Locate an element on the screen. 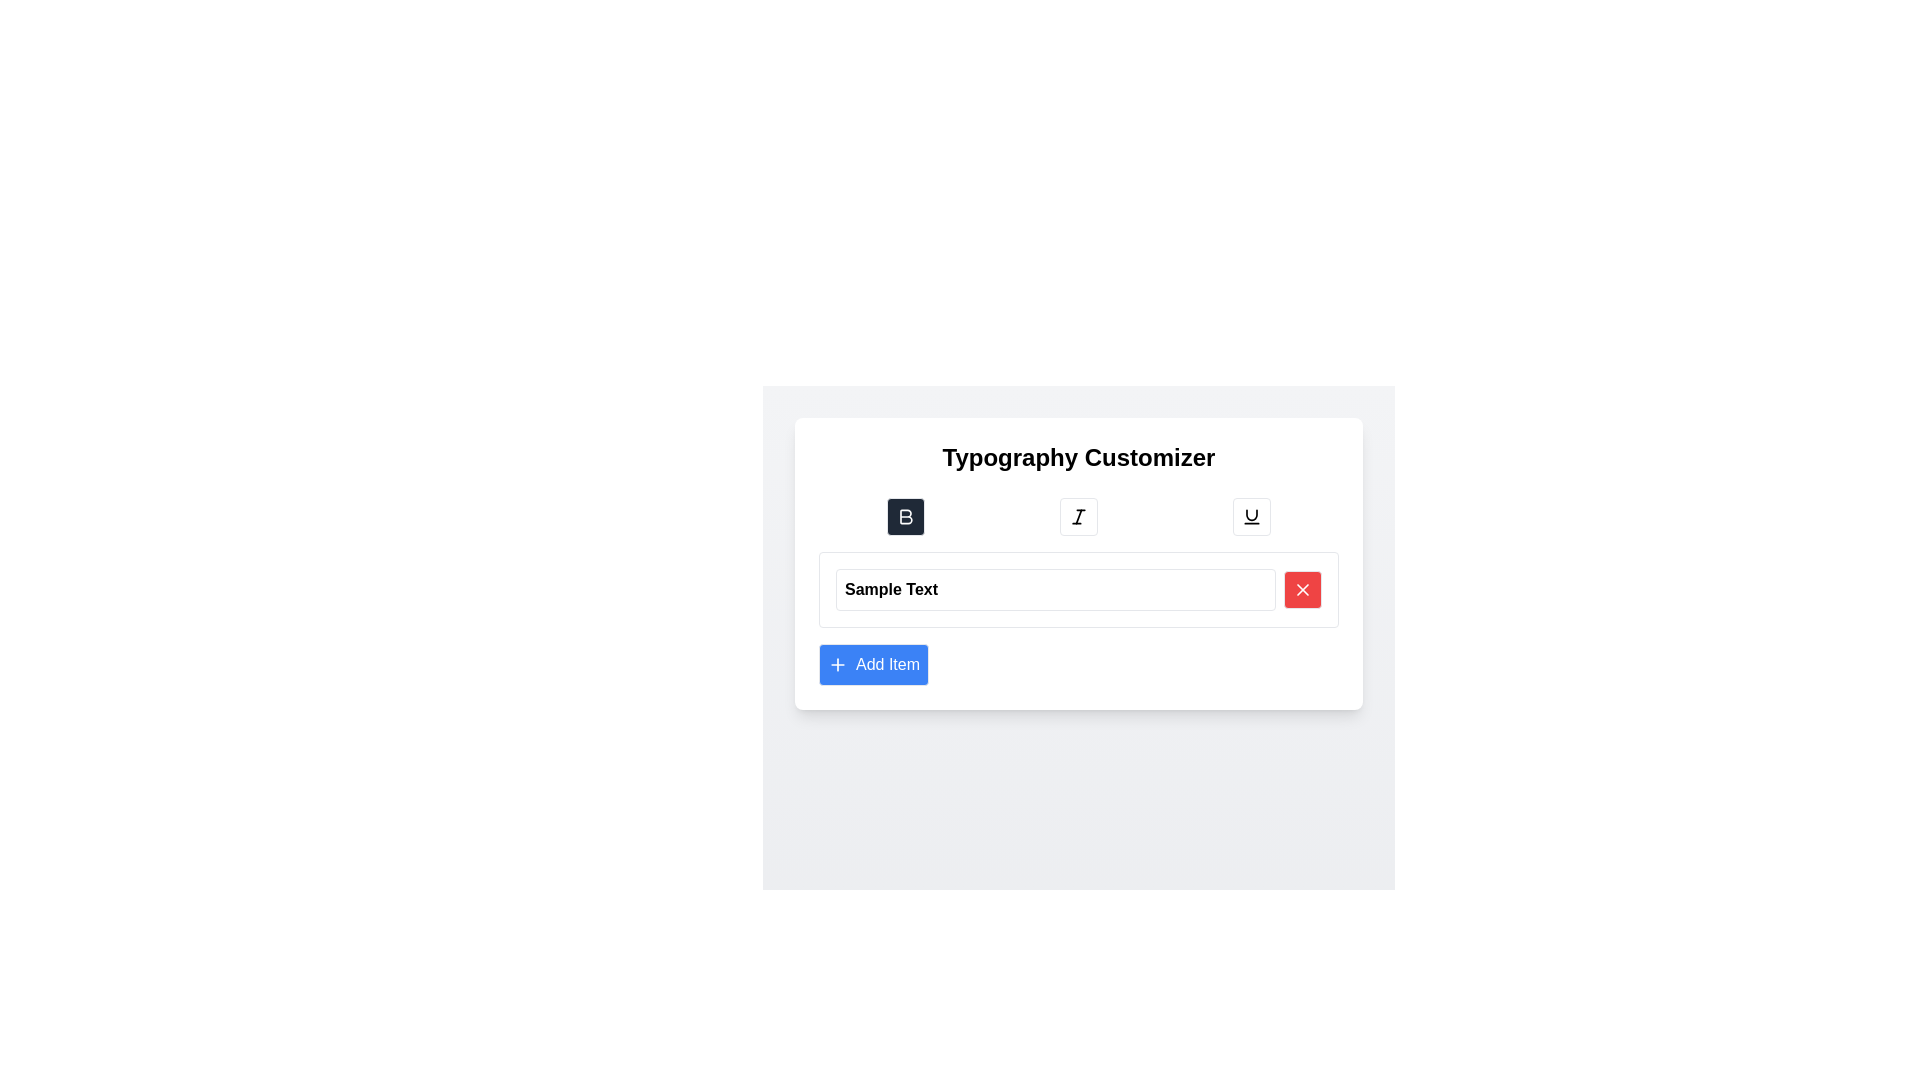  the curved decorative line forming half a U-shape, which is part of the third icon from the left in a row of three icons in the 'Typography Customizer' panel is located at coordinates (1251, 514).